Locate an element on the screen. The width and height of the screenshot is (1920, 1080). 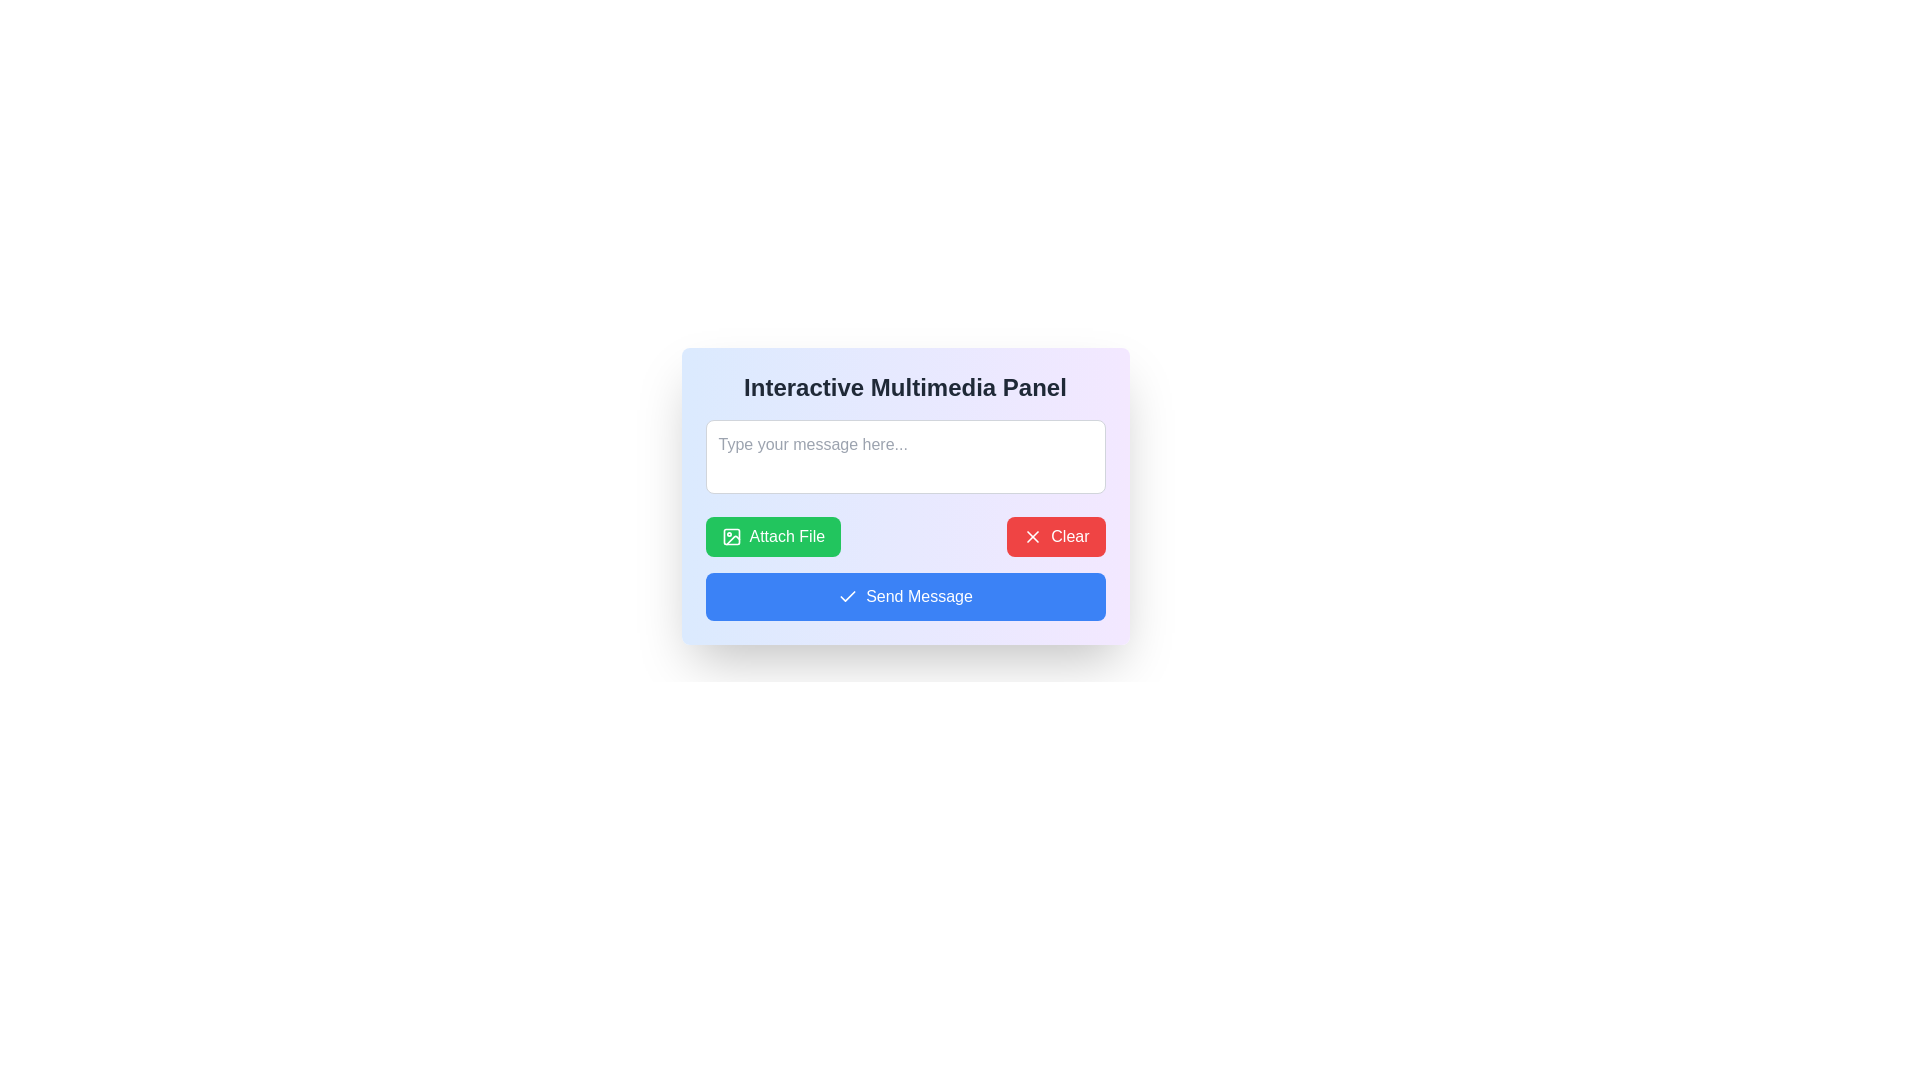
the small green rectangle with rounded corners located to the left of the 'Attach File' button is located at coordinates (730, 535).